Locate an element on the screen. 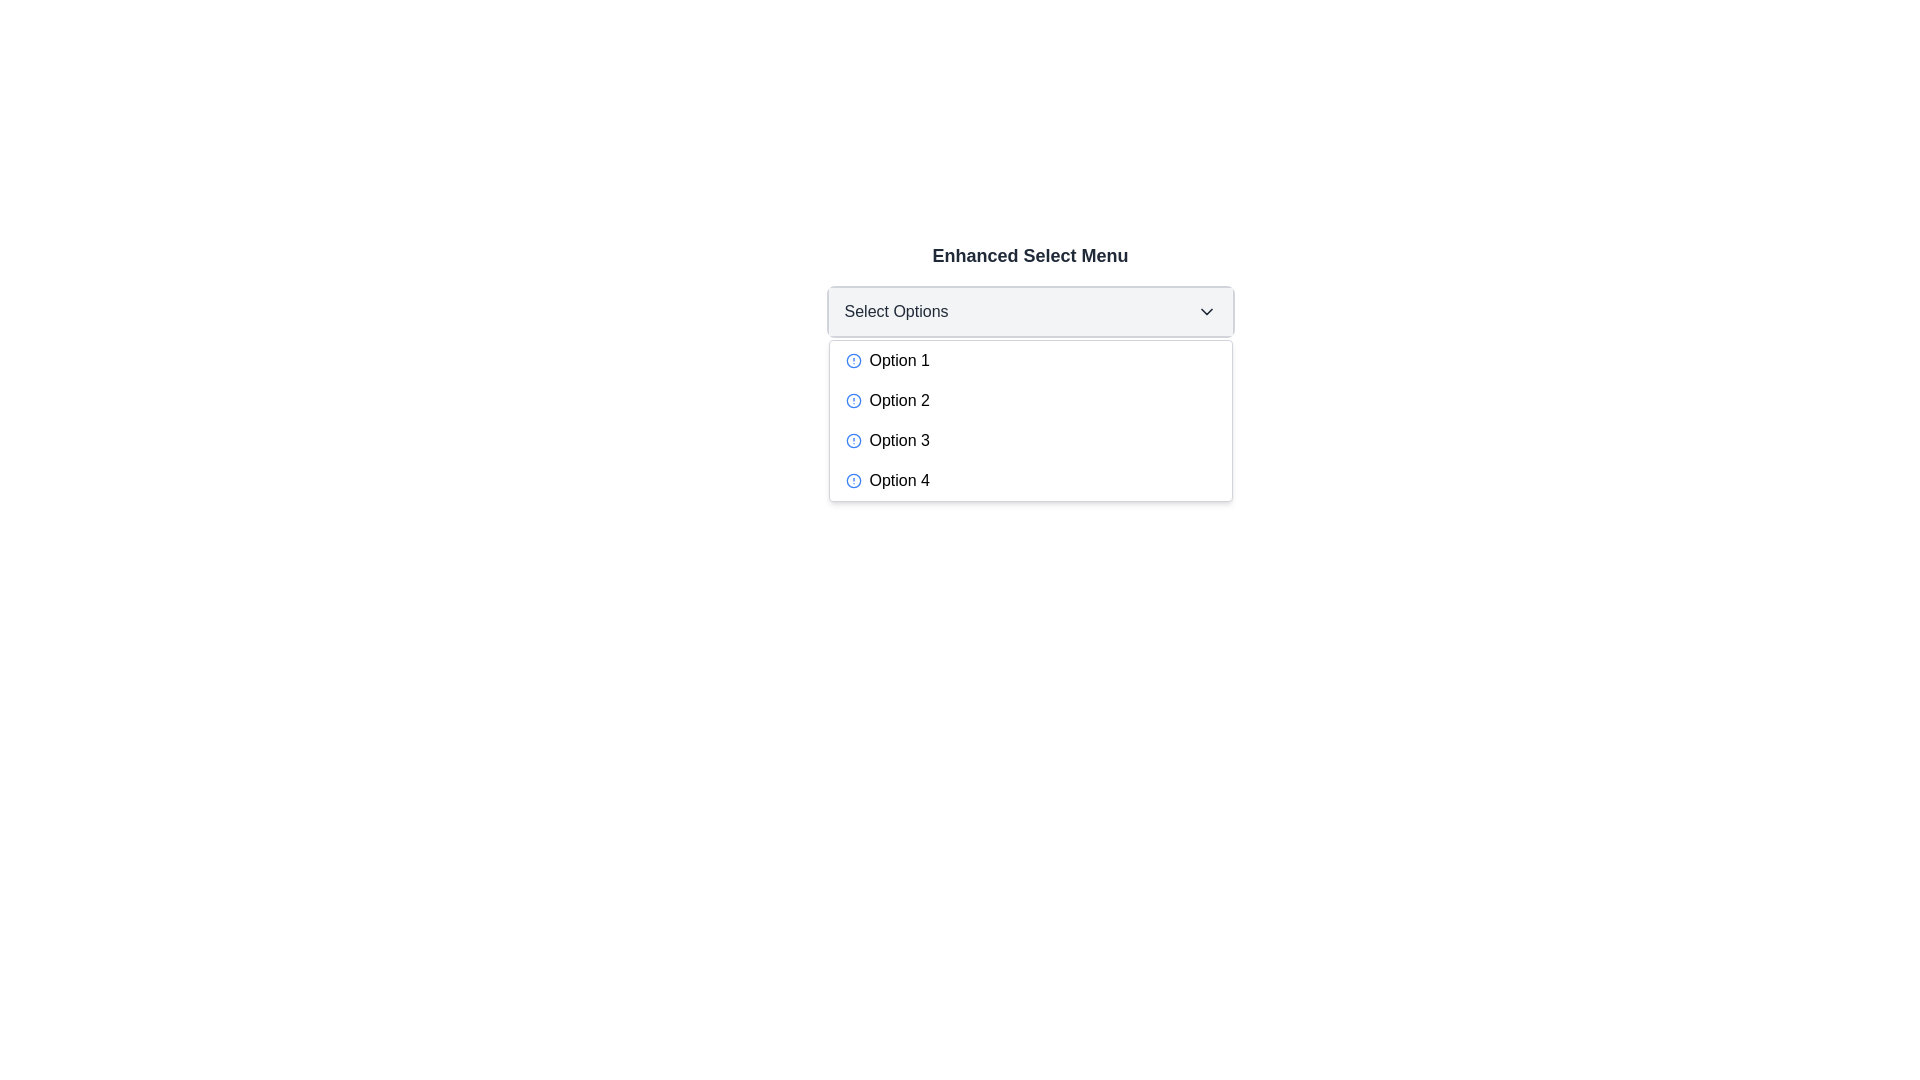 Image resolution: width=1920 pixels, height=1080 pixels. the radio button labeled 'Option 4' located in the dropdown menu under 'Select Options' for potential visual feedback is located at coordinates (853, 481).